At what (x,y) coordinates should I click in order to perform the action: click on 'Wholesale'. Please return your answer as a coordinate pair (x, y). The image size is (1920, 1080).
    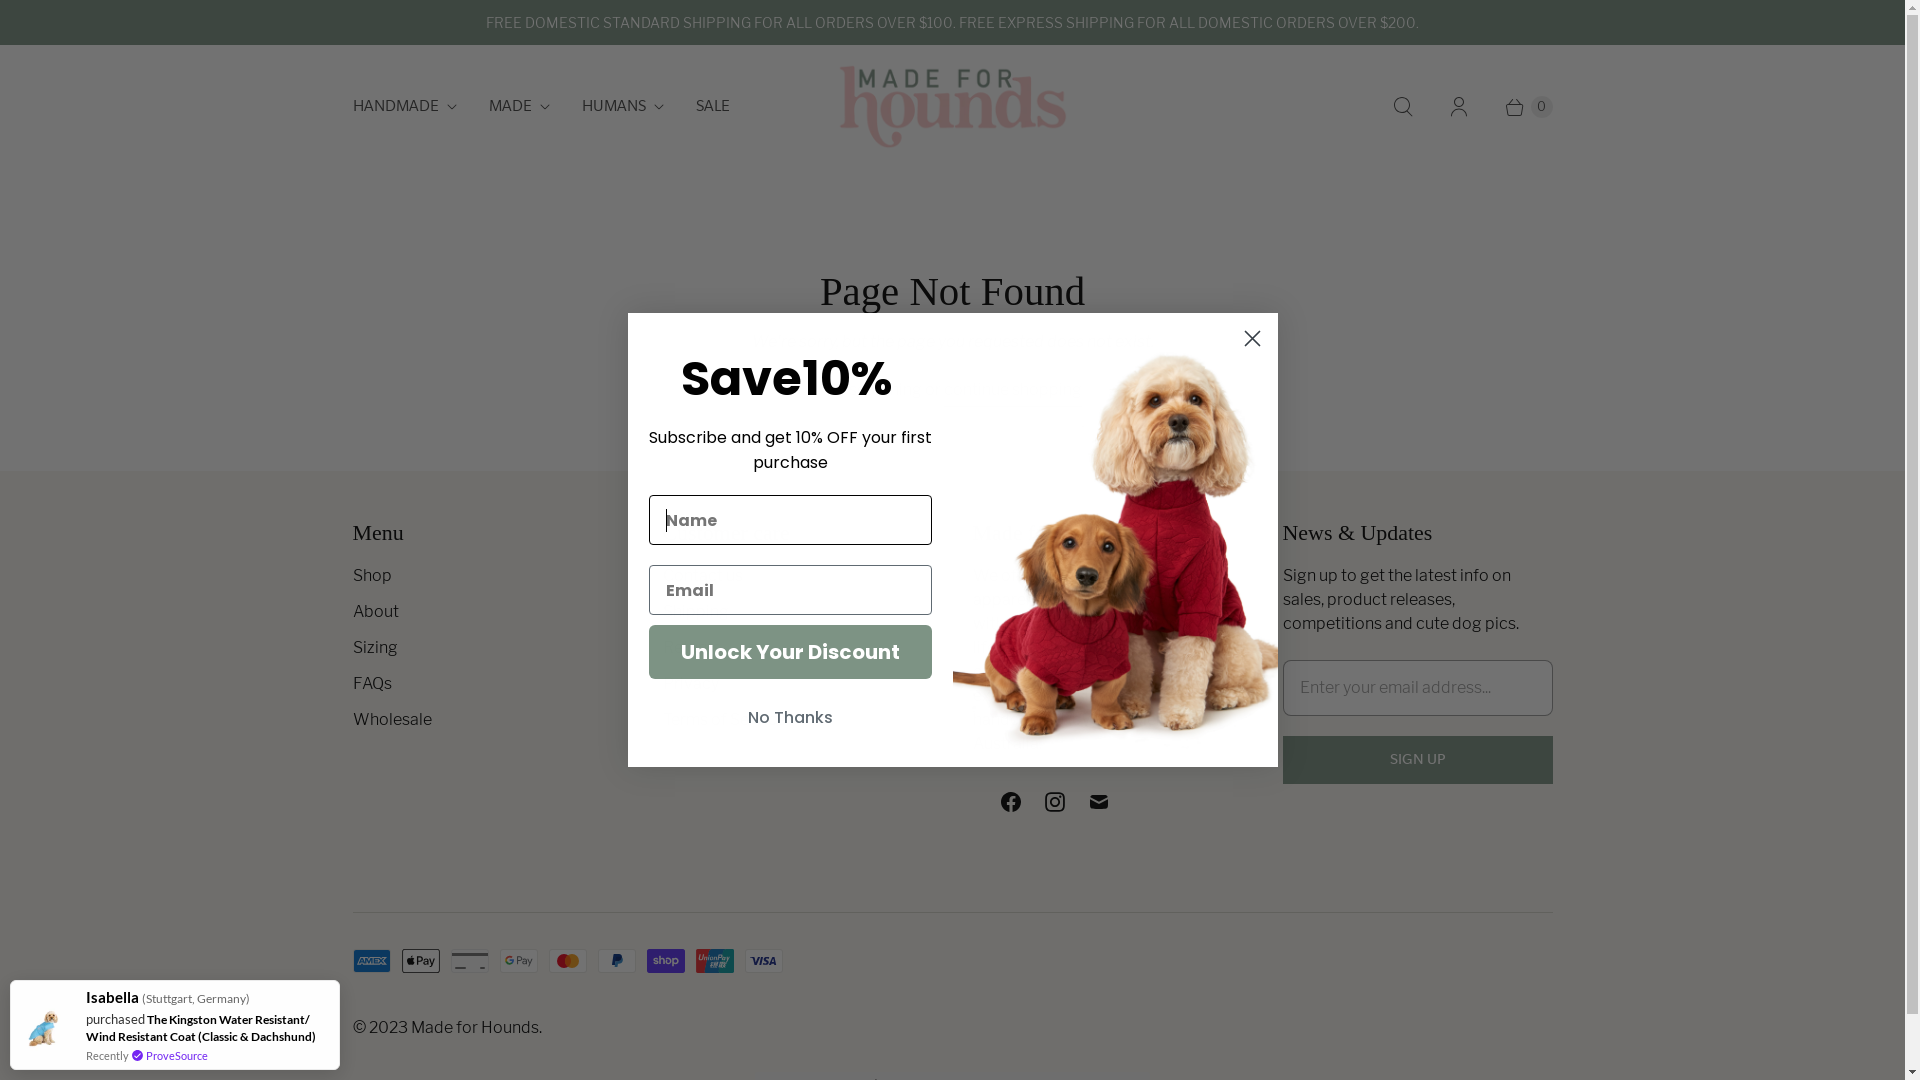
    Looking at the image, I should click on (391, 718).